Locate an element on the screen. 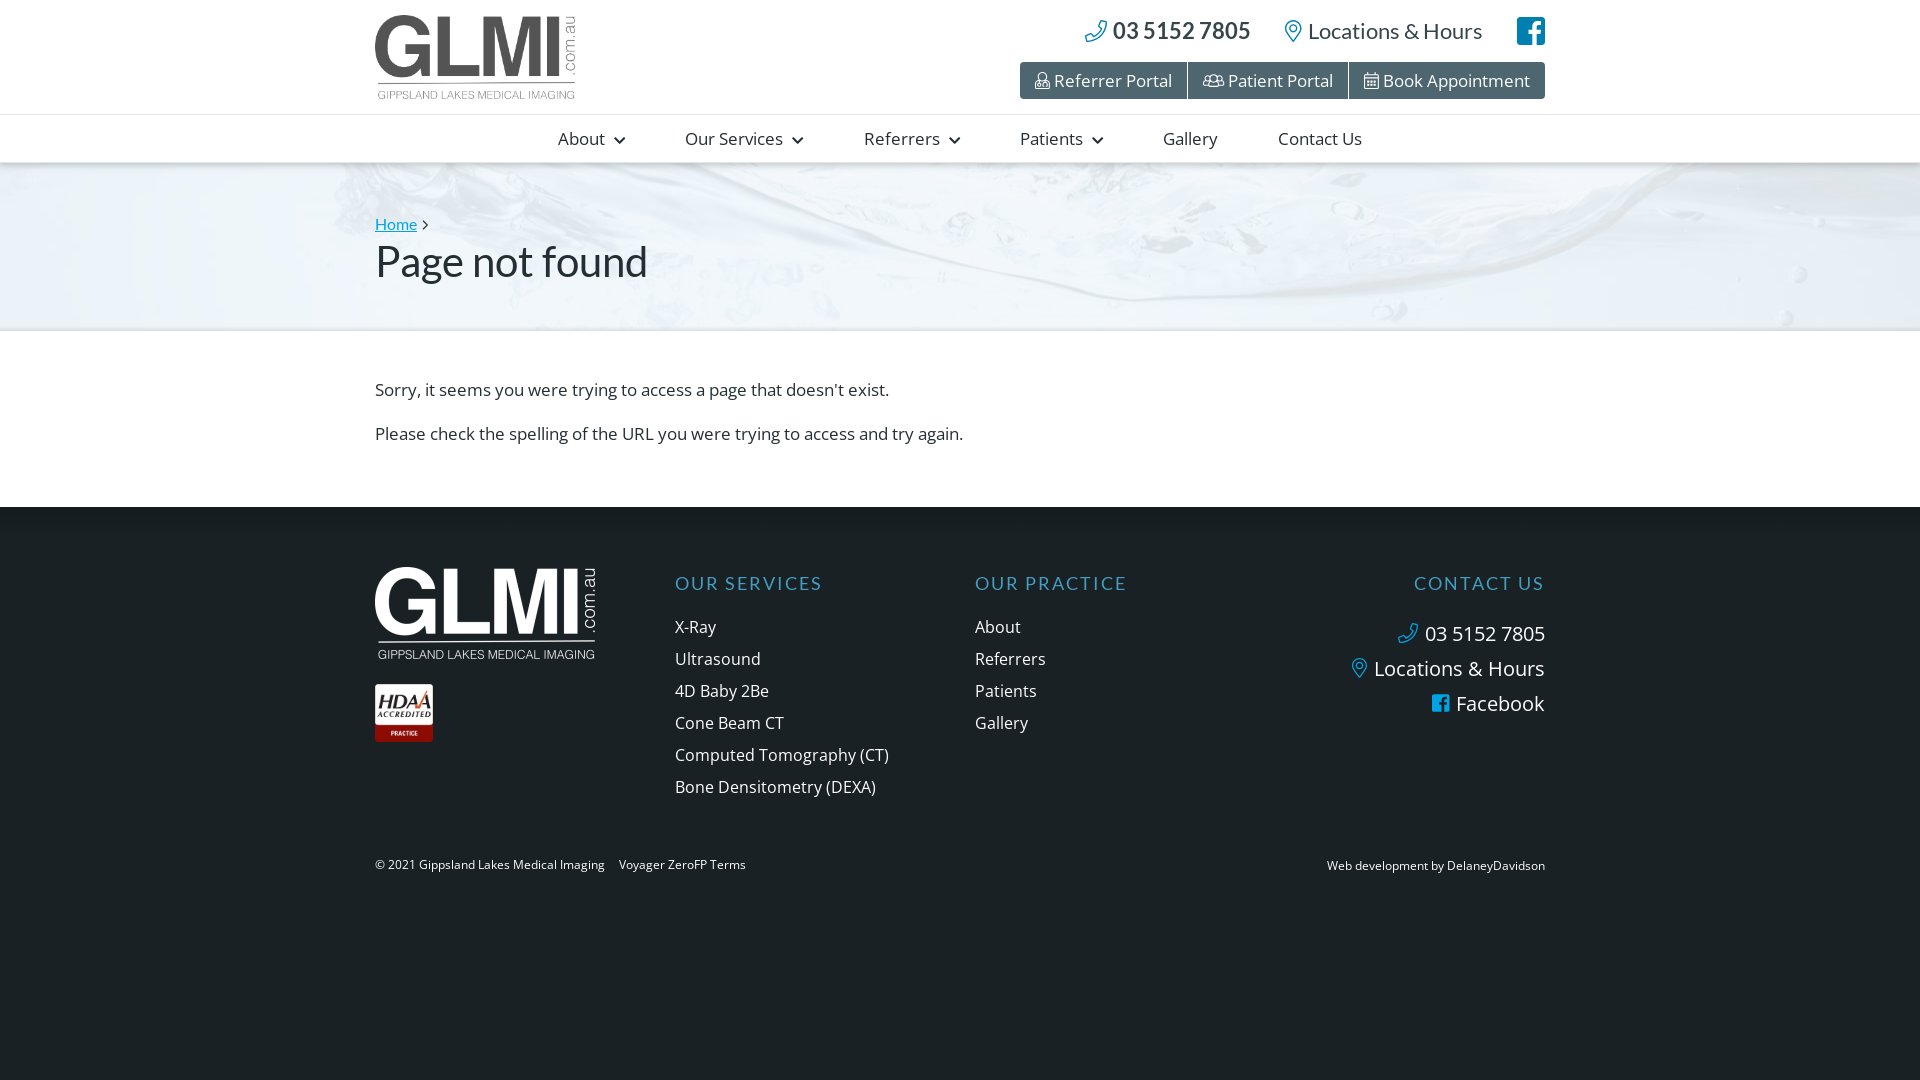 The height and width of the screenshot is (1080, 1920). 'Patients' is located at coordinates (1060, 137).